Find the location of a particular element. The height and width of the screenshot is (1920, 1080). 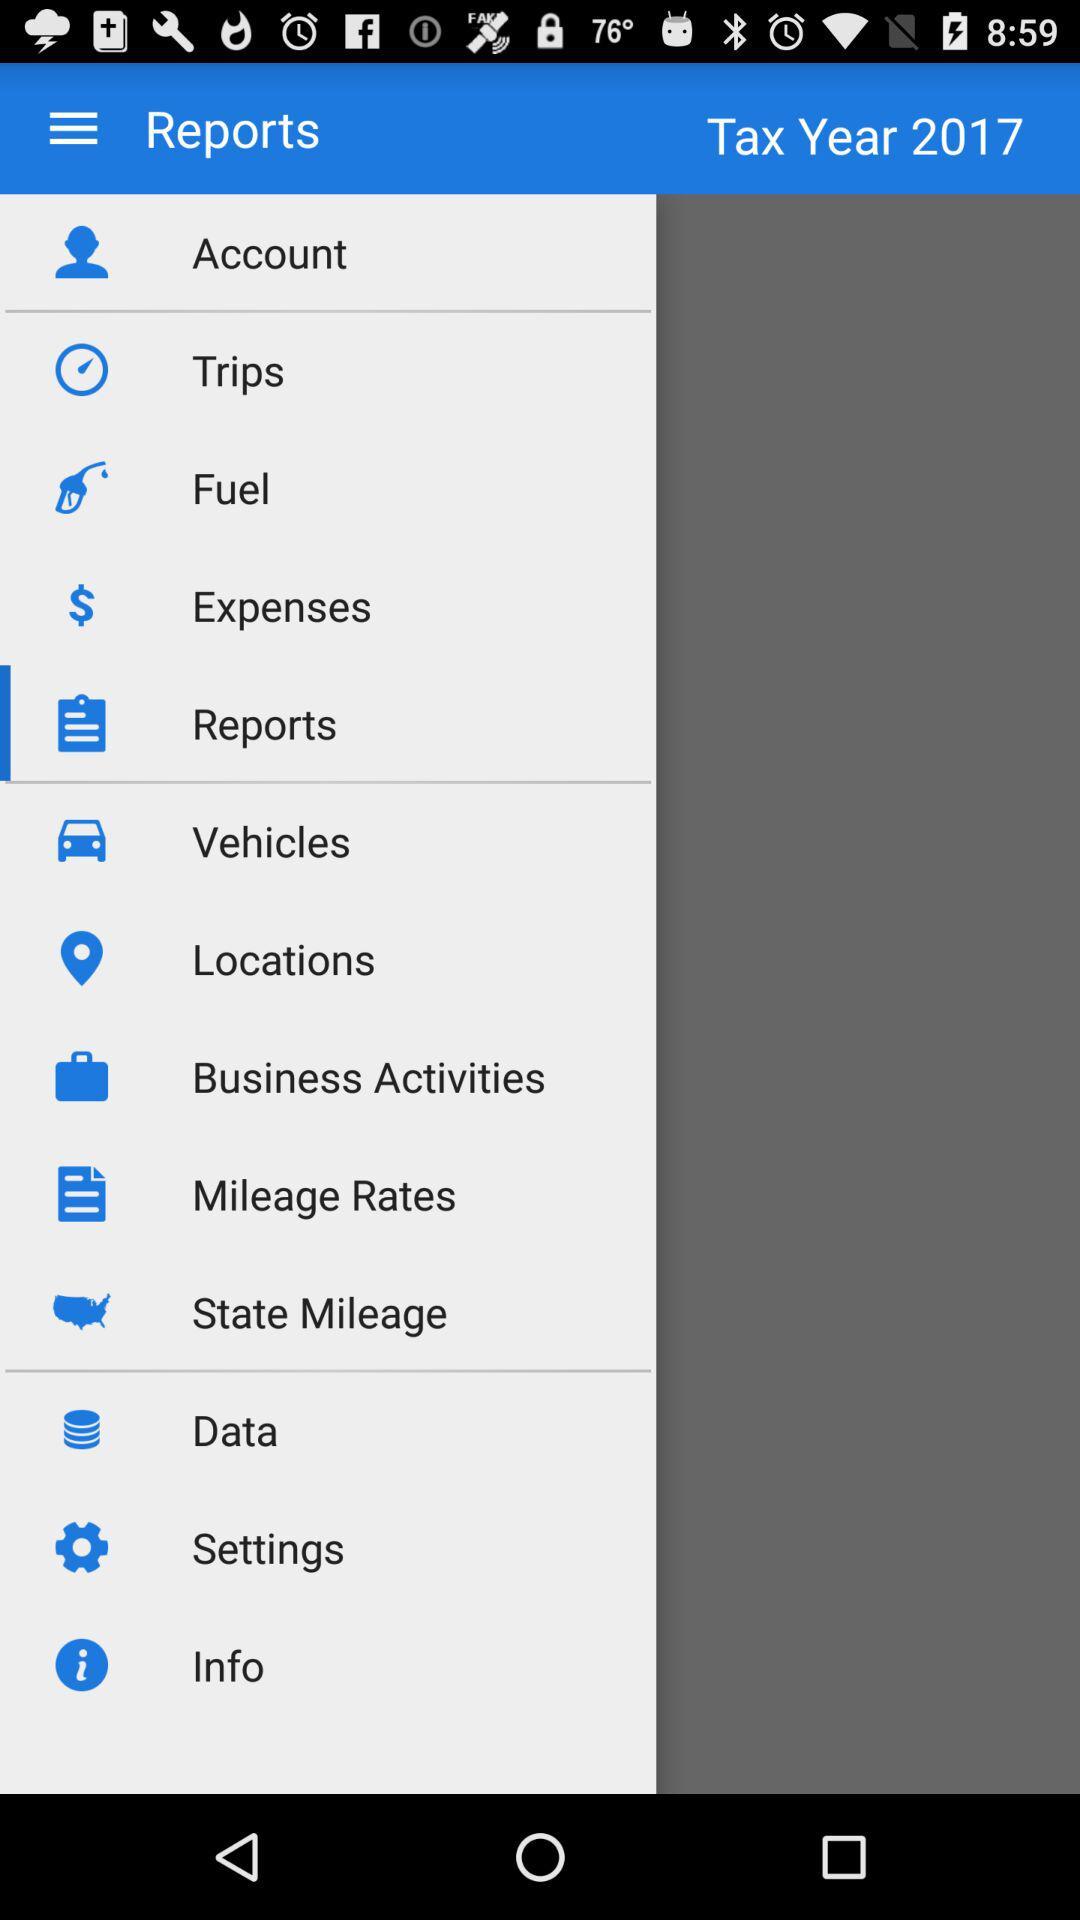

the menu list is located at coordinates (72, 127).